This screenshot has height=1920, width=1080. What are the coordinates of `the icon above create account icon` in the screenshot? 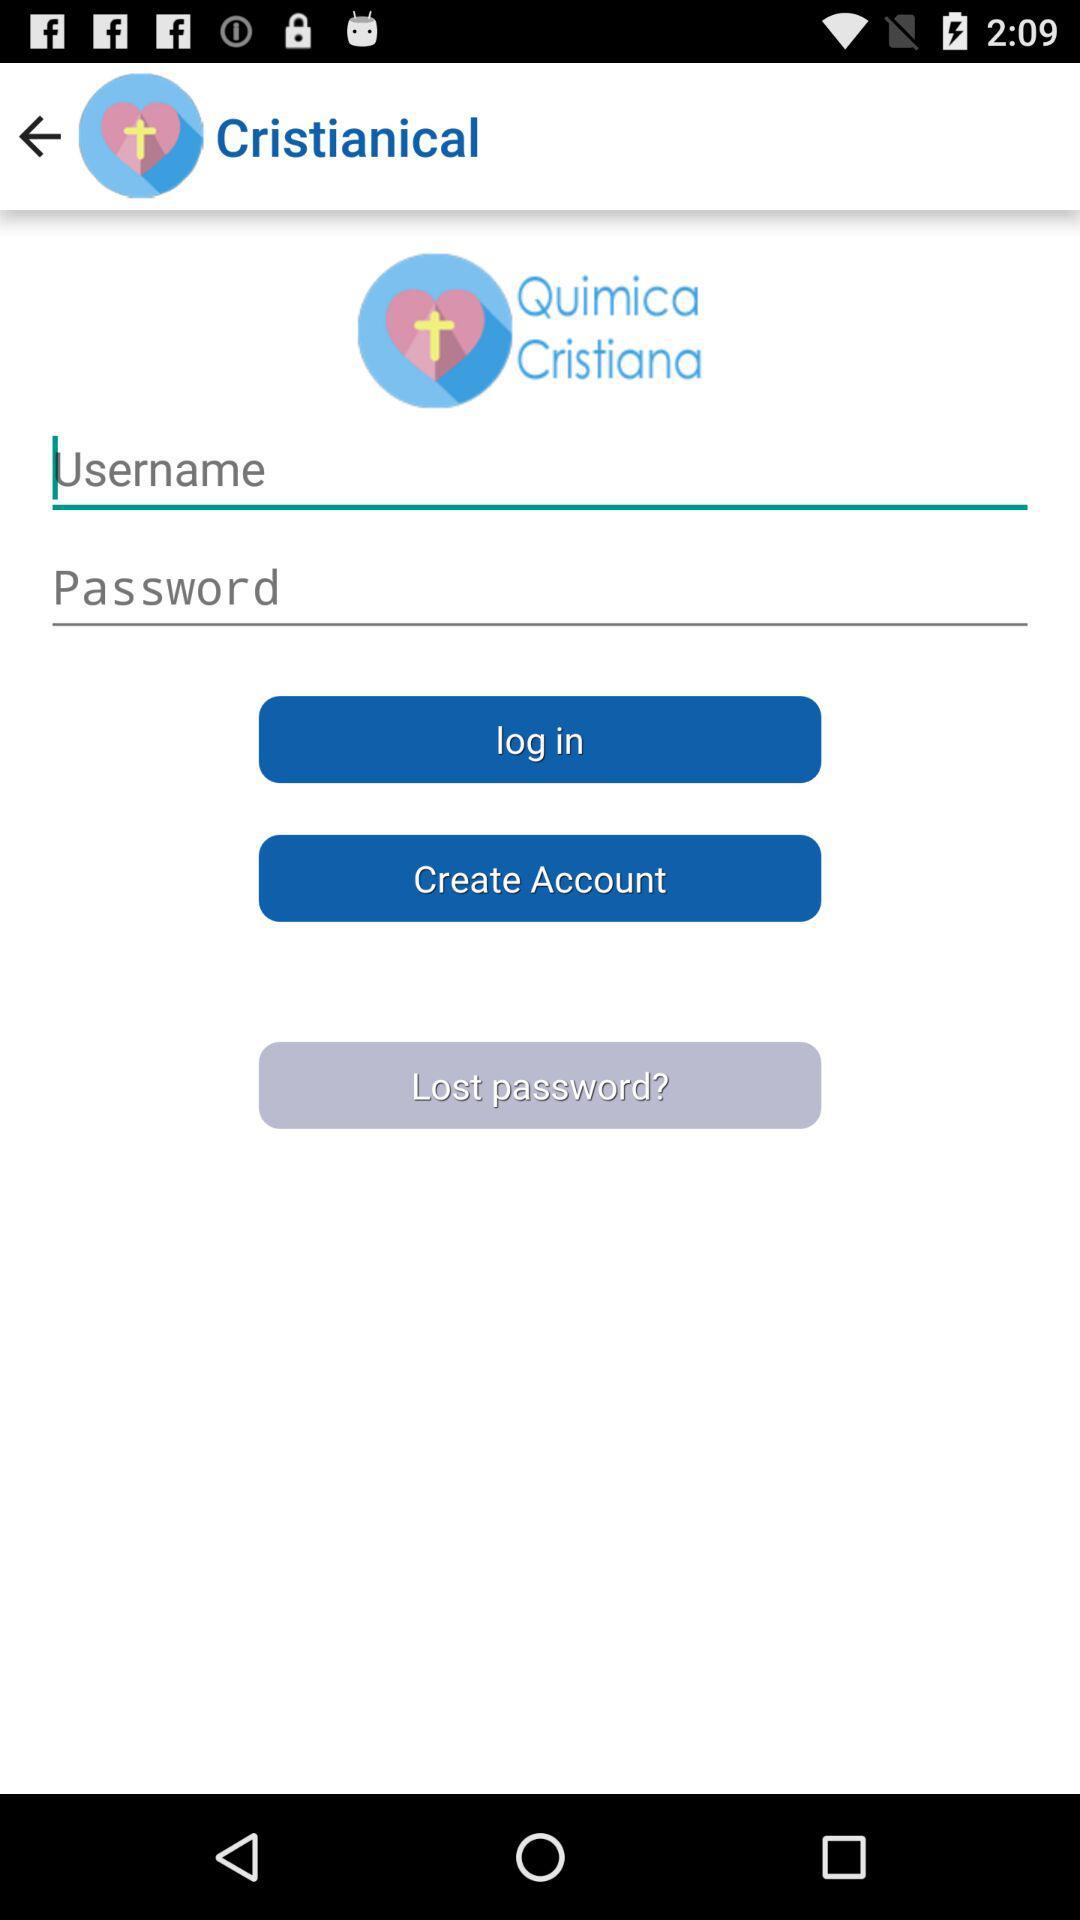 It's located at (540, 738).